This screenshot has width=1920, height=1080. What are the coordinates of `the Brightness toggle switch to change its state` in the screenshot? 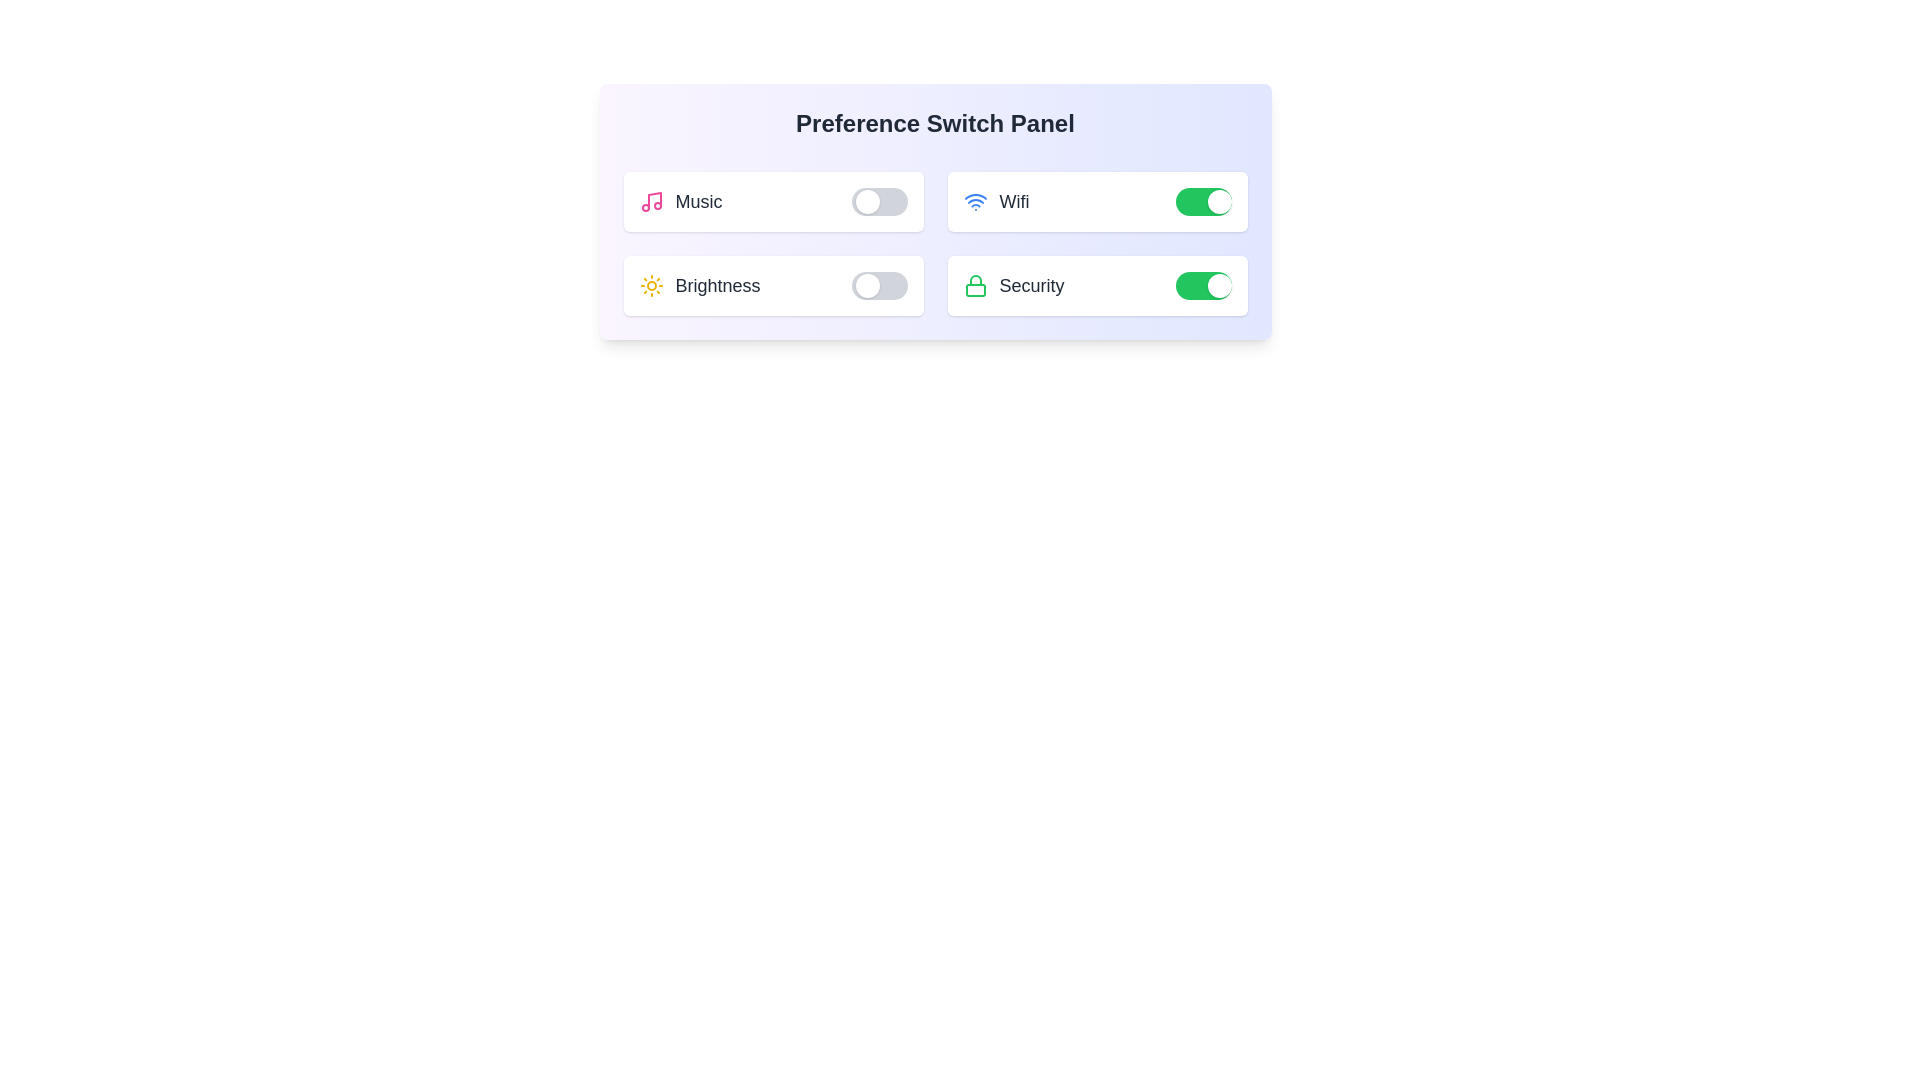 It's located at (879, 285).